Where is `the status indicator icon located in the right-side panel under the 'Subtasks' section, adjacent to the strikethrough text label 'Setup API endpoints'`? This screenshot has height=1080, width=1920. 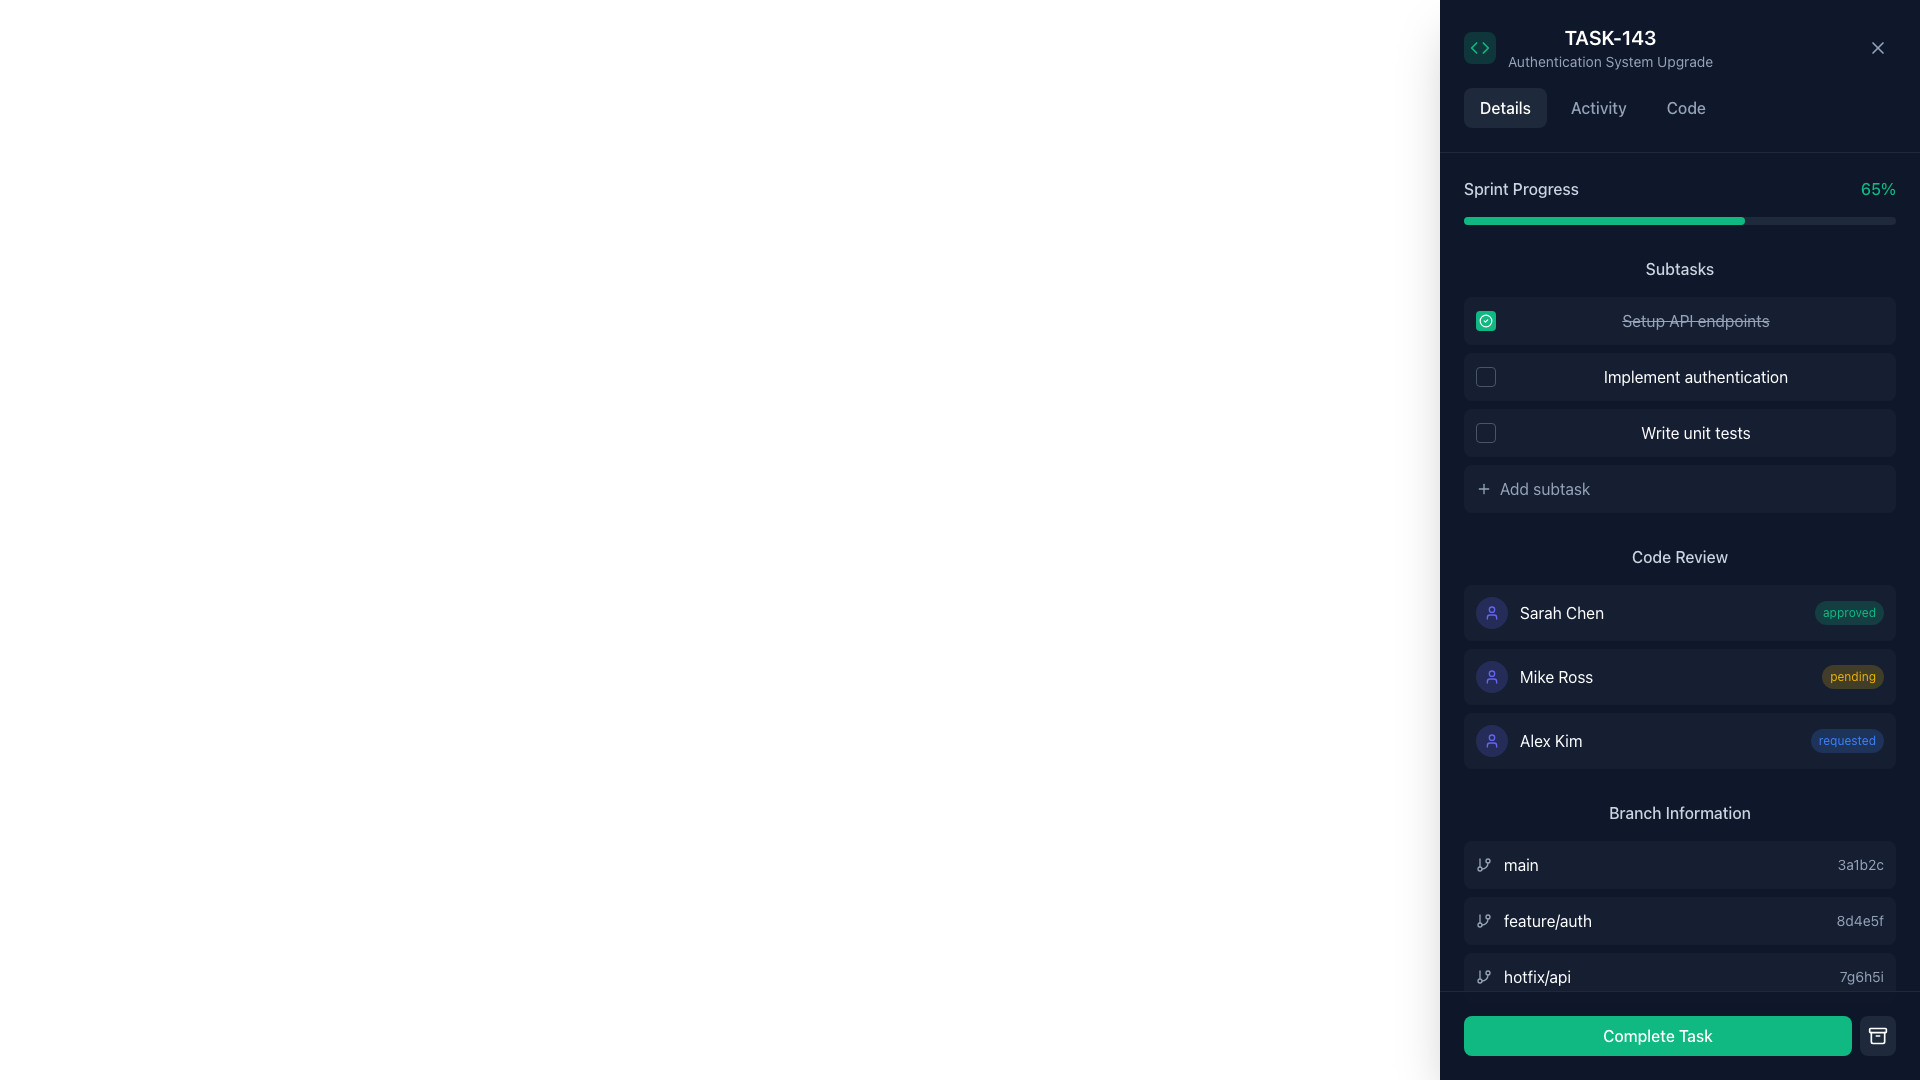
the status indicator icon located in the right-side panel under the 'Subtasks' section, adjacent to the strikethrough text label 'Setup API endpoints' is located at coordinates (1486, 319).